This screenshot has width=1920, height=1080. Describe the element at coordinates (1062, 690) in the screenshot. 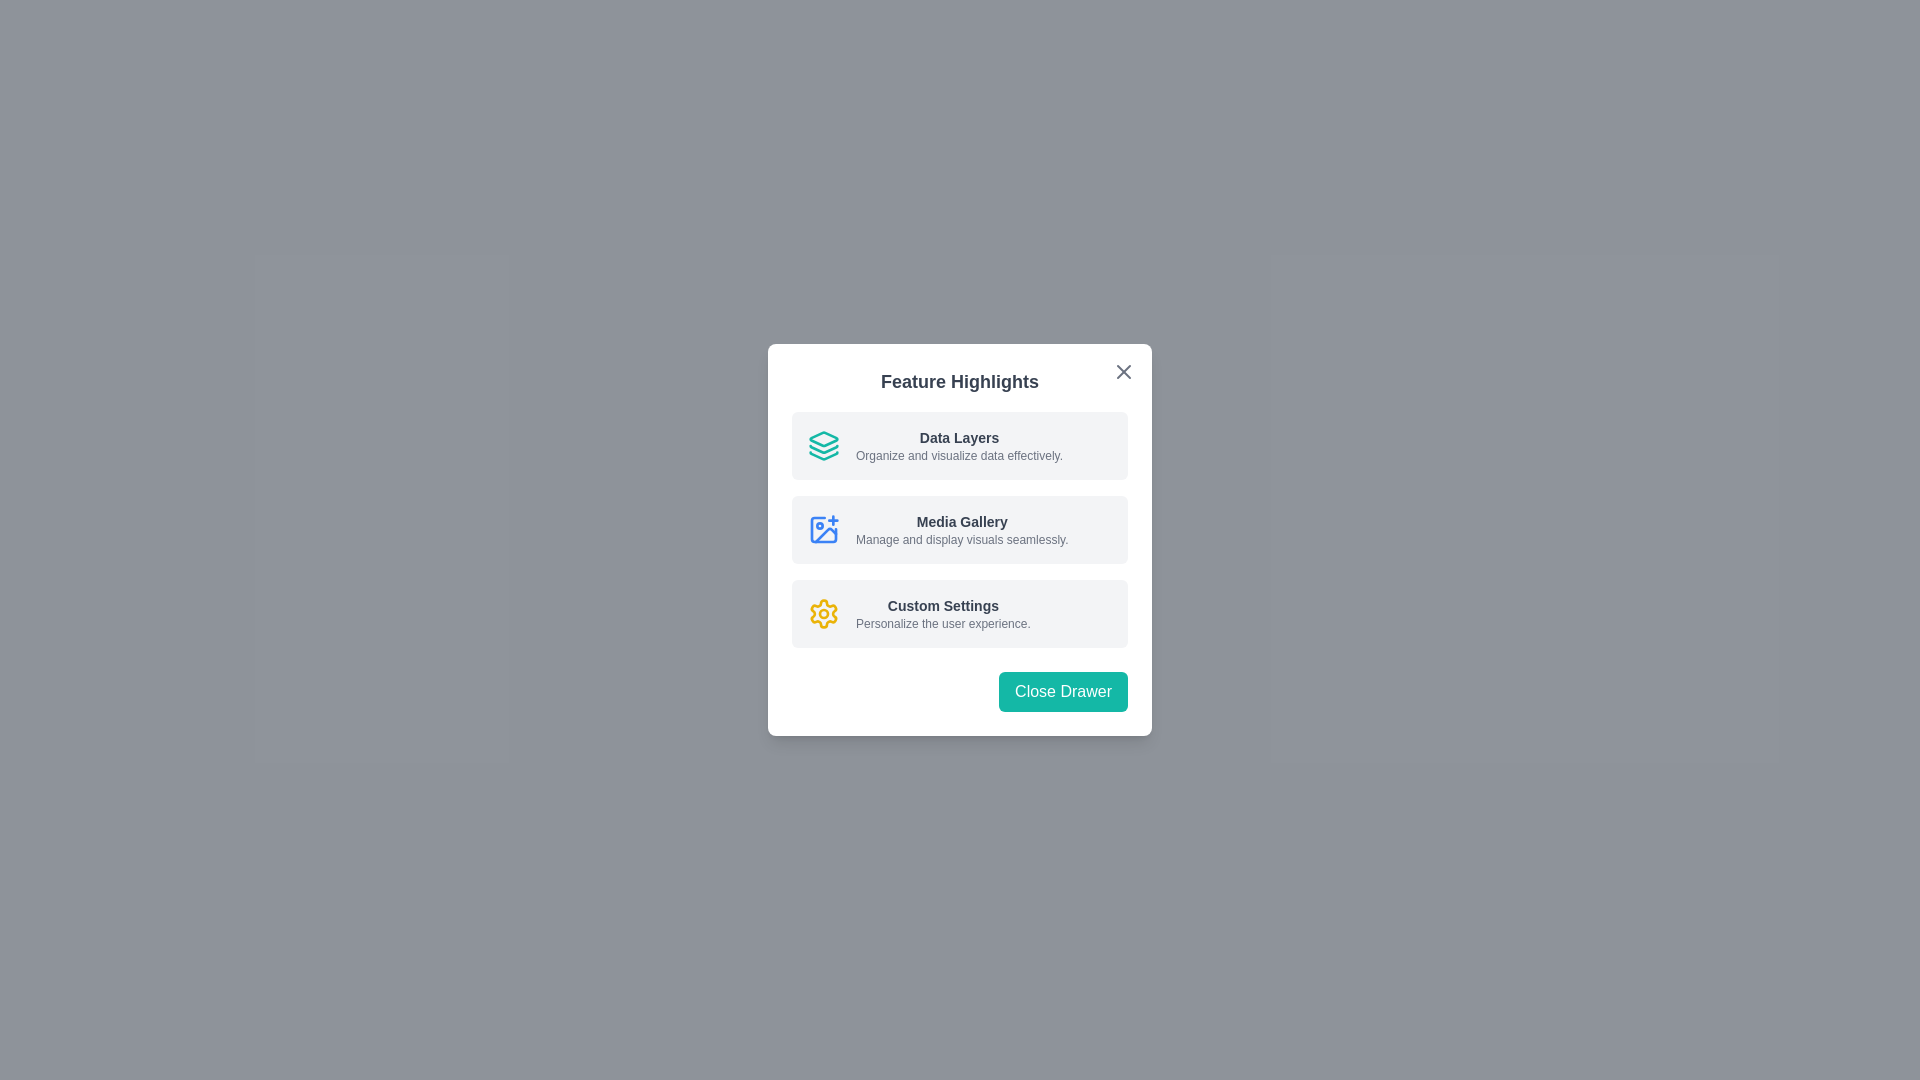

I see `the close button located` at that location.